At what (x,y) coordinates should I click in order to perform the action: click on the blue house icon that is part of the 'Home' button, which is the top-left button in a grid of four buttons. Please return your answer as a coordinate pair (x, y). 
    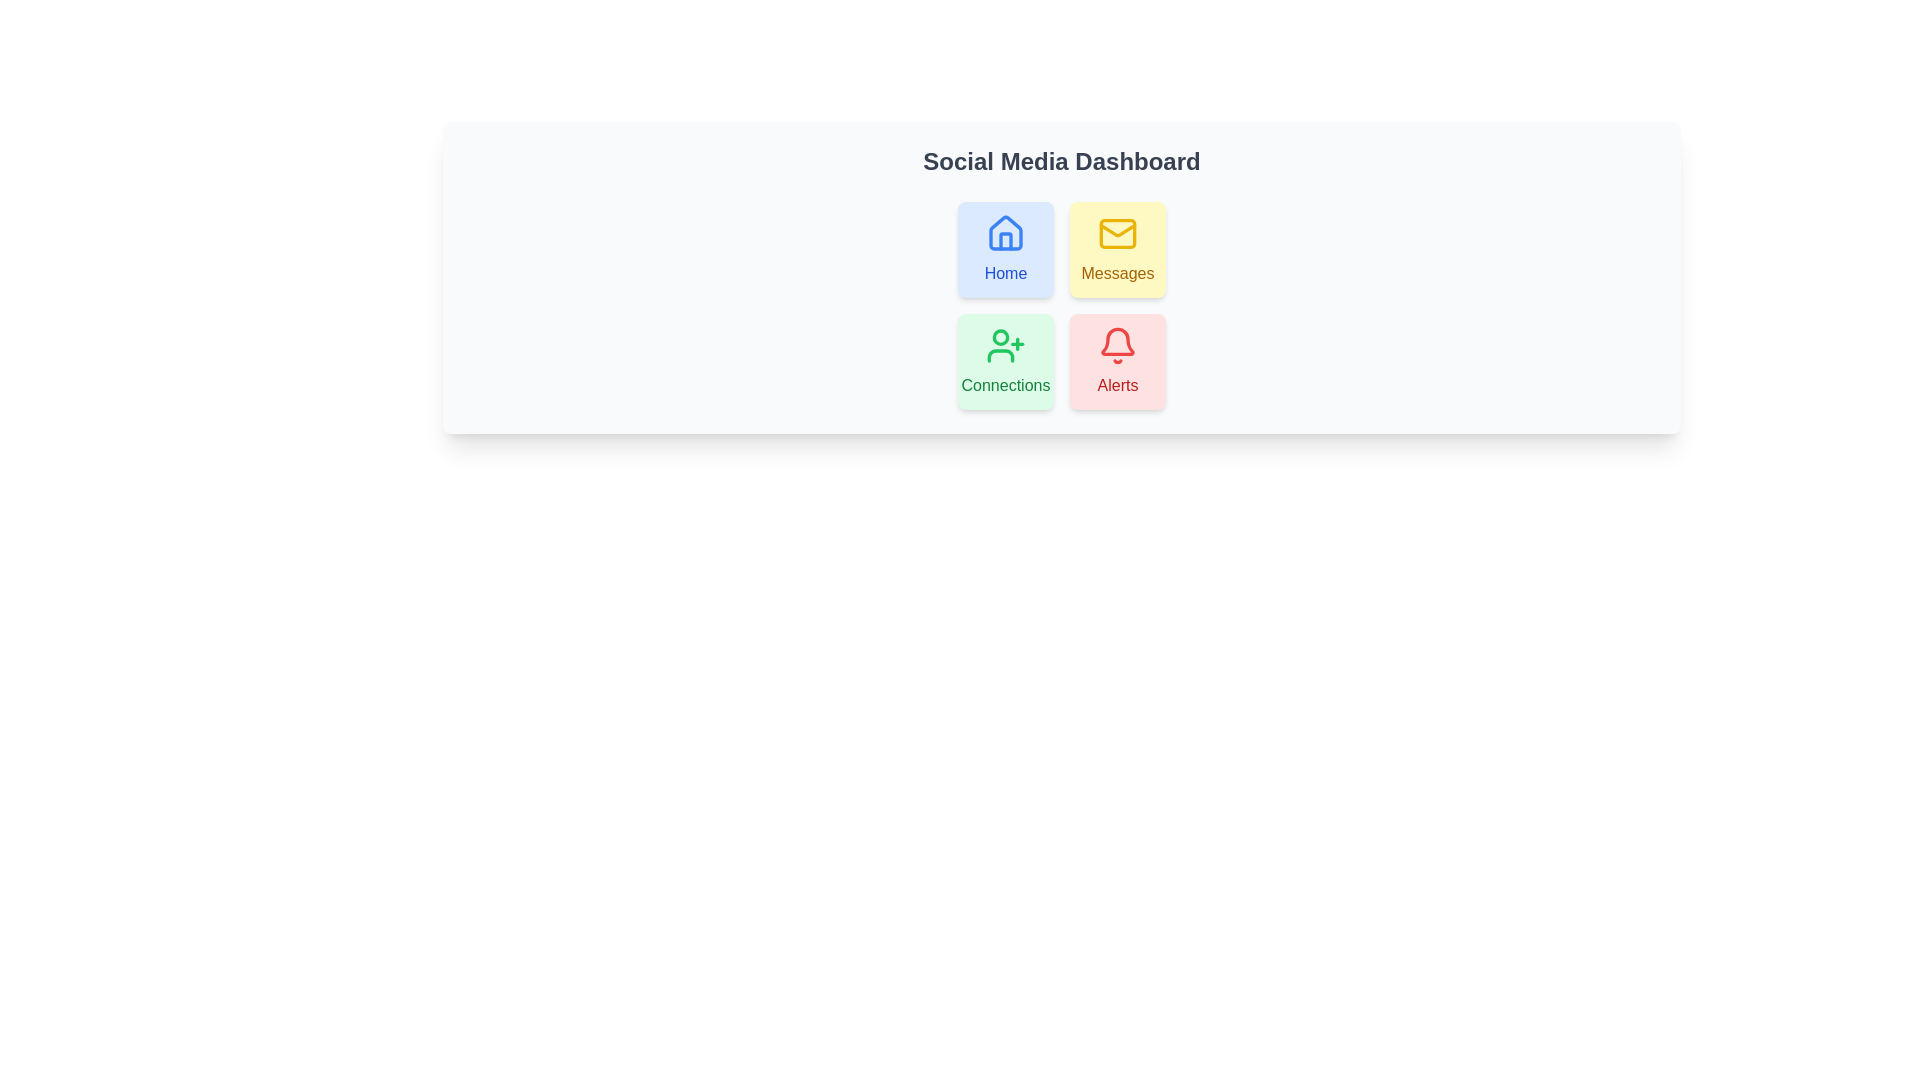
    Looking at the image, I should click on (1006, 233).